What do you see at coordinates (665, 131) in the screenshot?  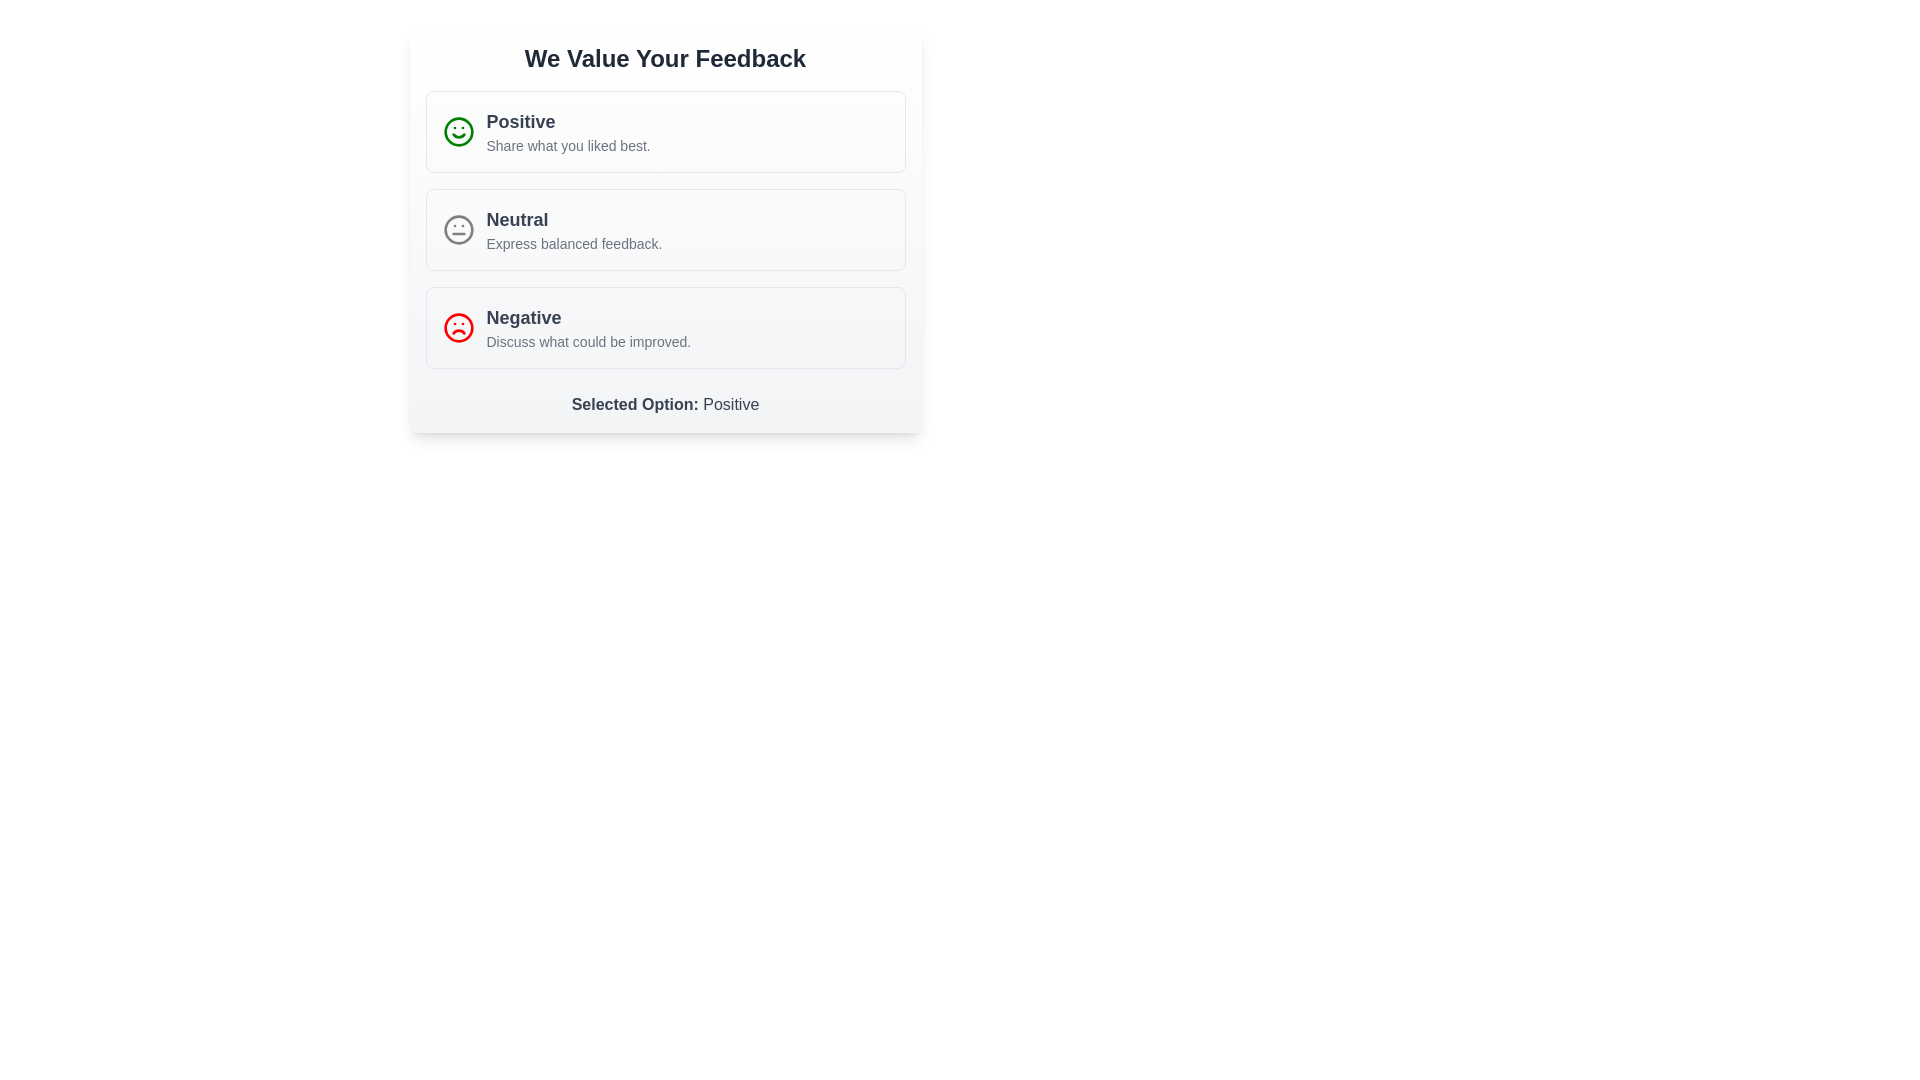 I see `the 'Positive' feedback type selectable option located at the top of the list of feedback types` at bounding box center [665, 131].